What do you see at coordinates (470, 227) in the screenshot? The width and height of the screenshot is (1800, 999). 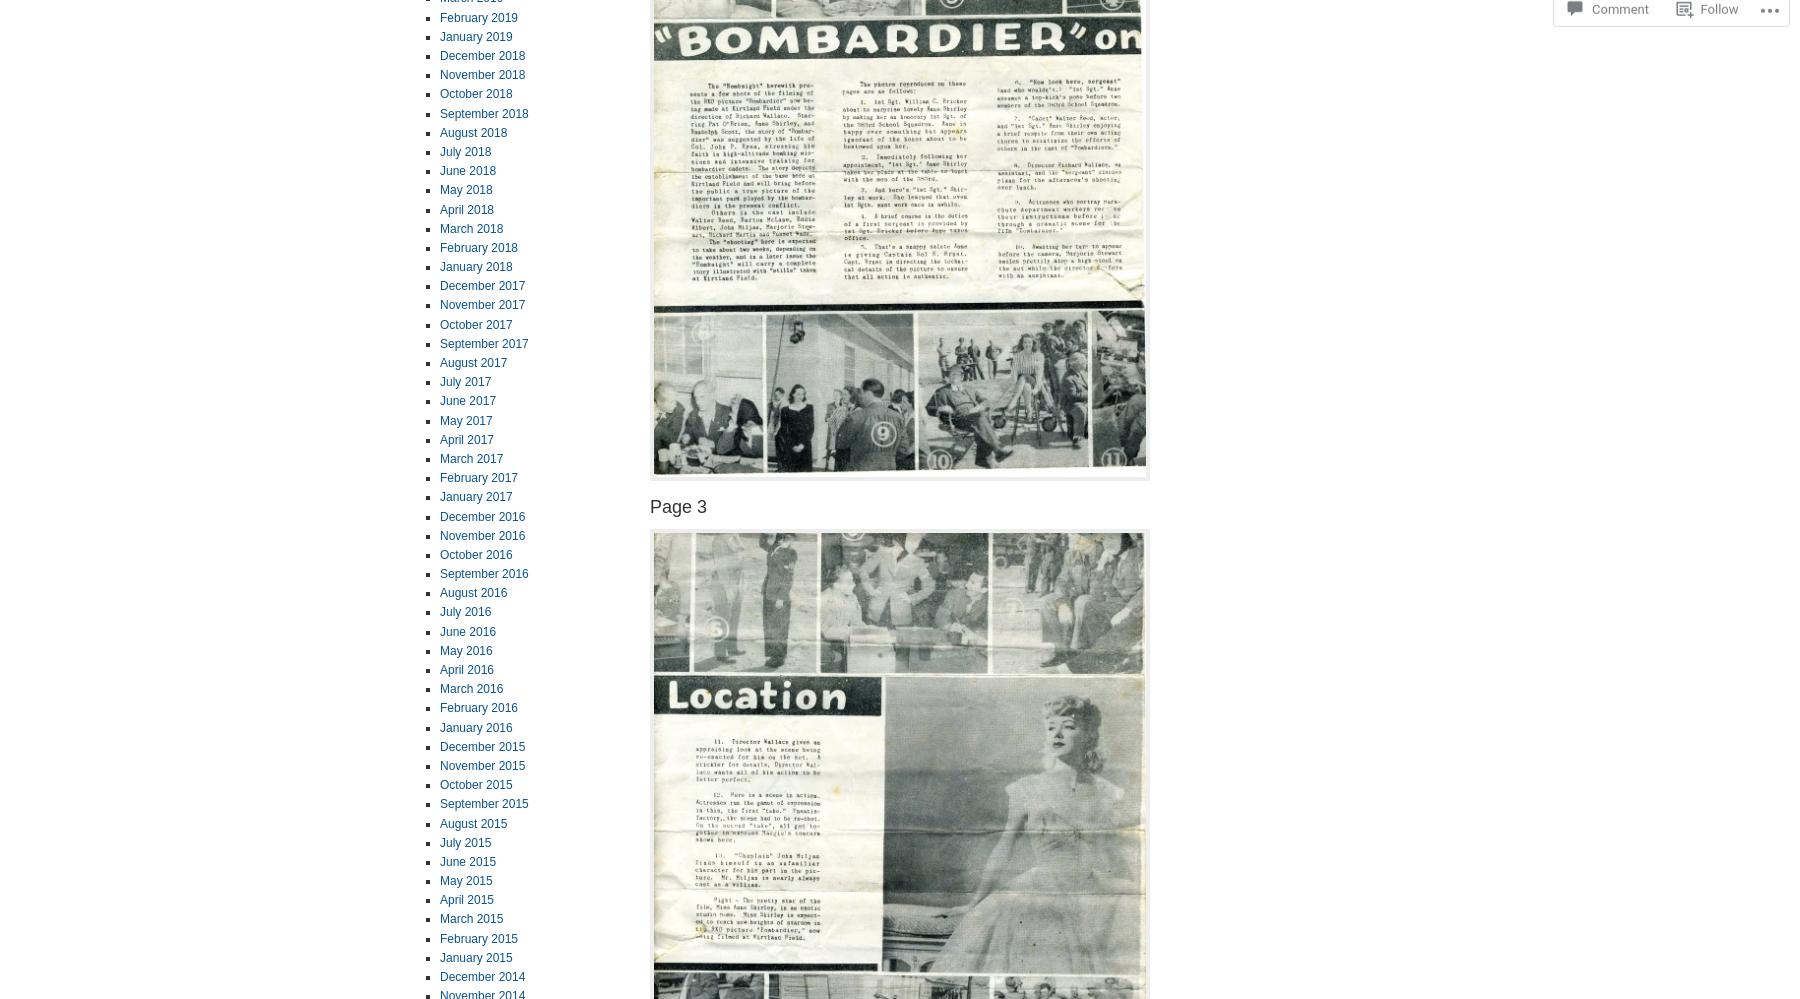 I see `'March 2018'` at bounding box center [470, 227].